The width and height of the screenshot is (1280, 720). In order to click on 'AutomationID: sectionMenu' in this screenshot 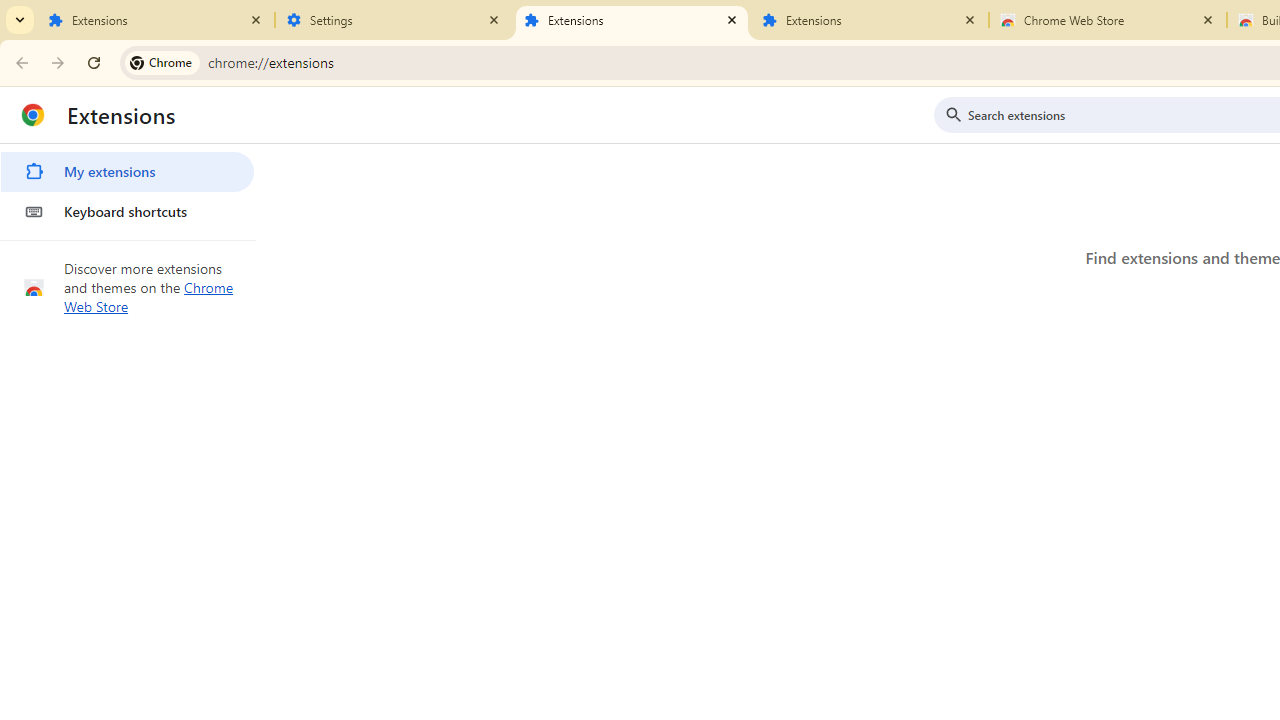, I will do `click(127, 187)`.